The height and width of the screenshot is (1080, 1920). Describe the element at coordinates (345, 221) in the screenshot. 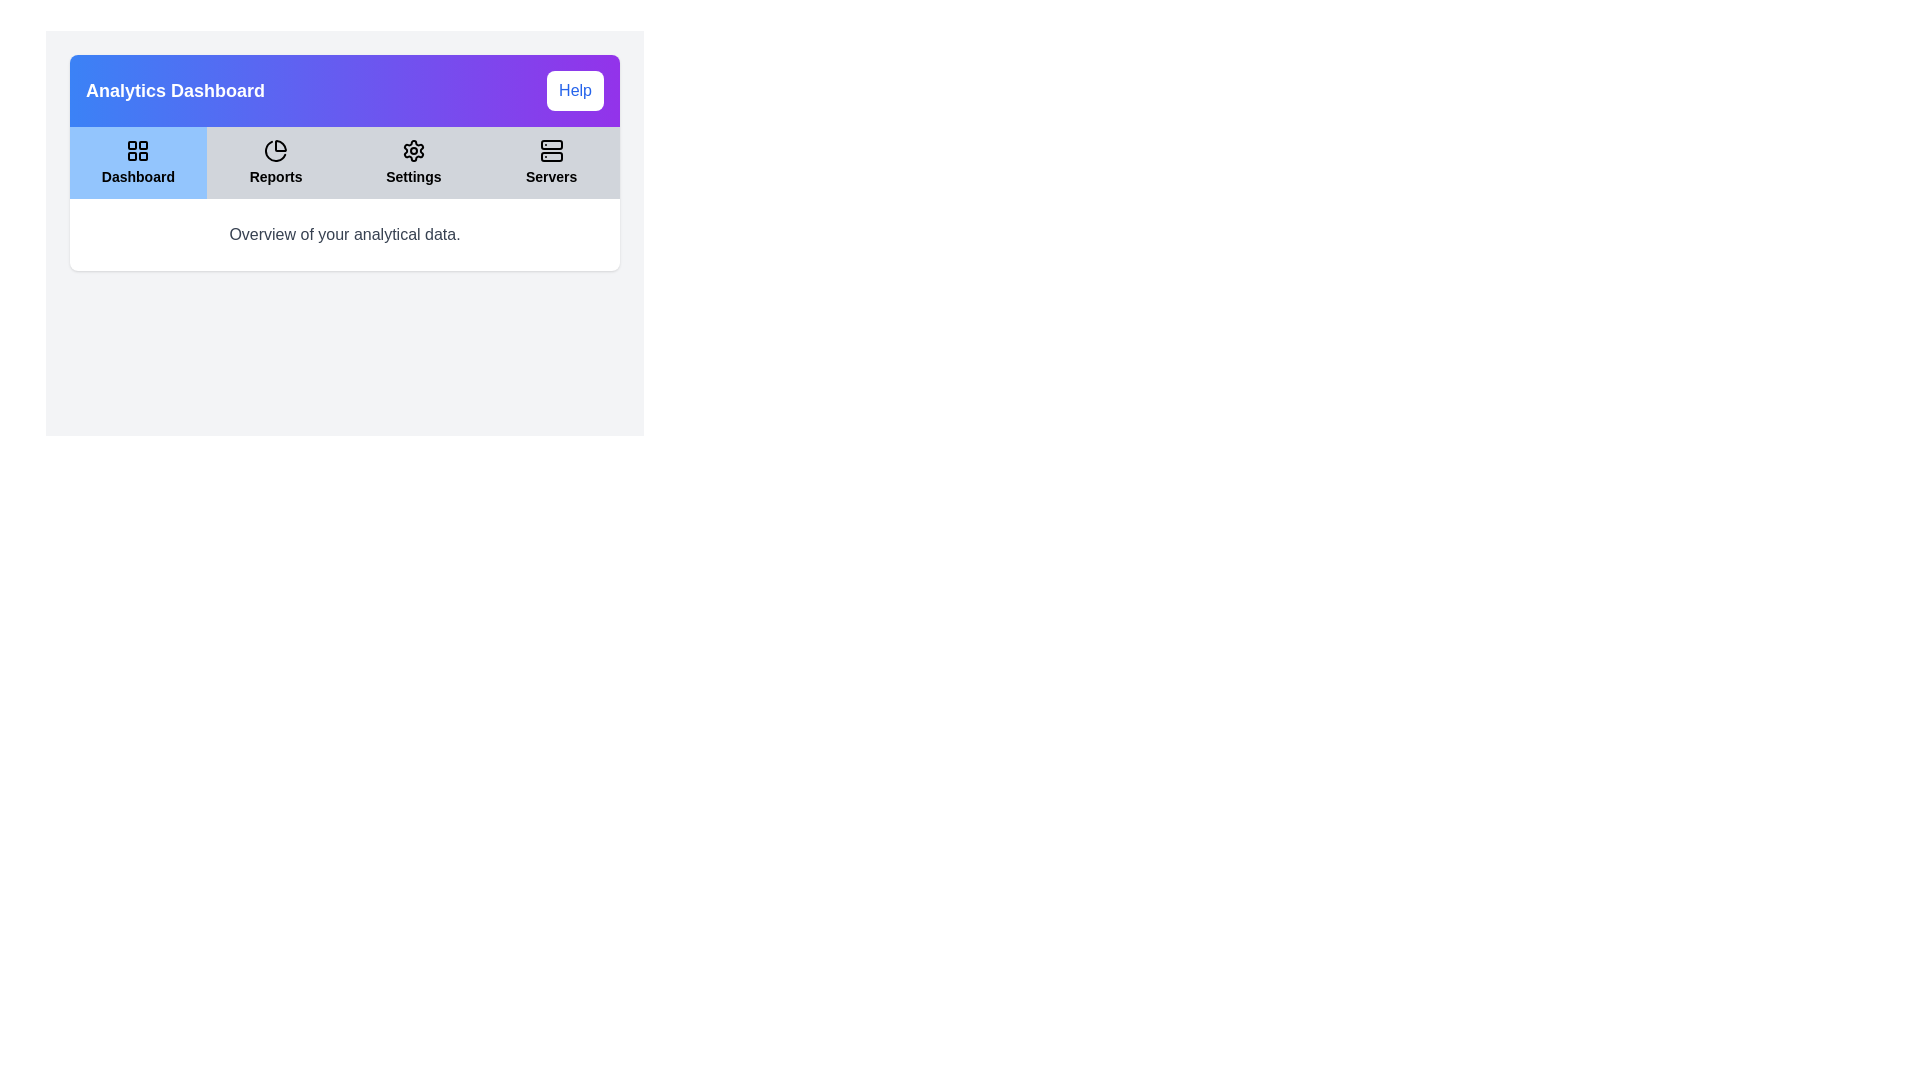

I see `text block containing the message 'Overview of your analytical data.' which is styled in gray font and located centrally beneath the navigation bar` at that location.